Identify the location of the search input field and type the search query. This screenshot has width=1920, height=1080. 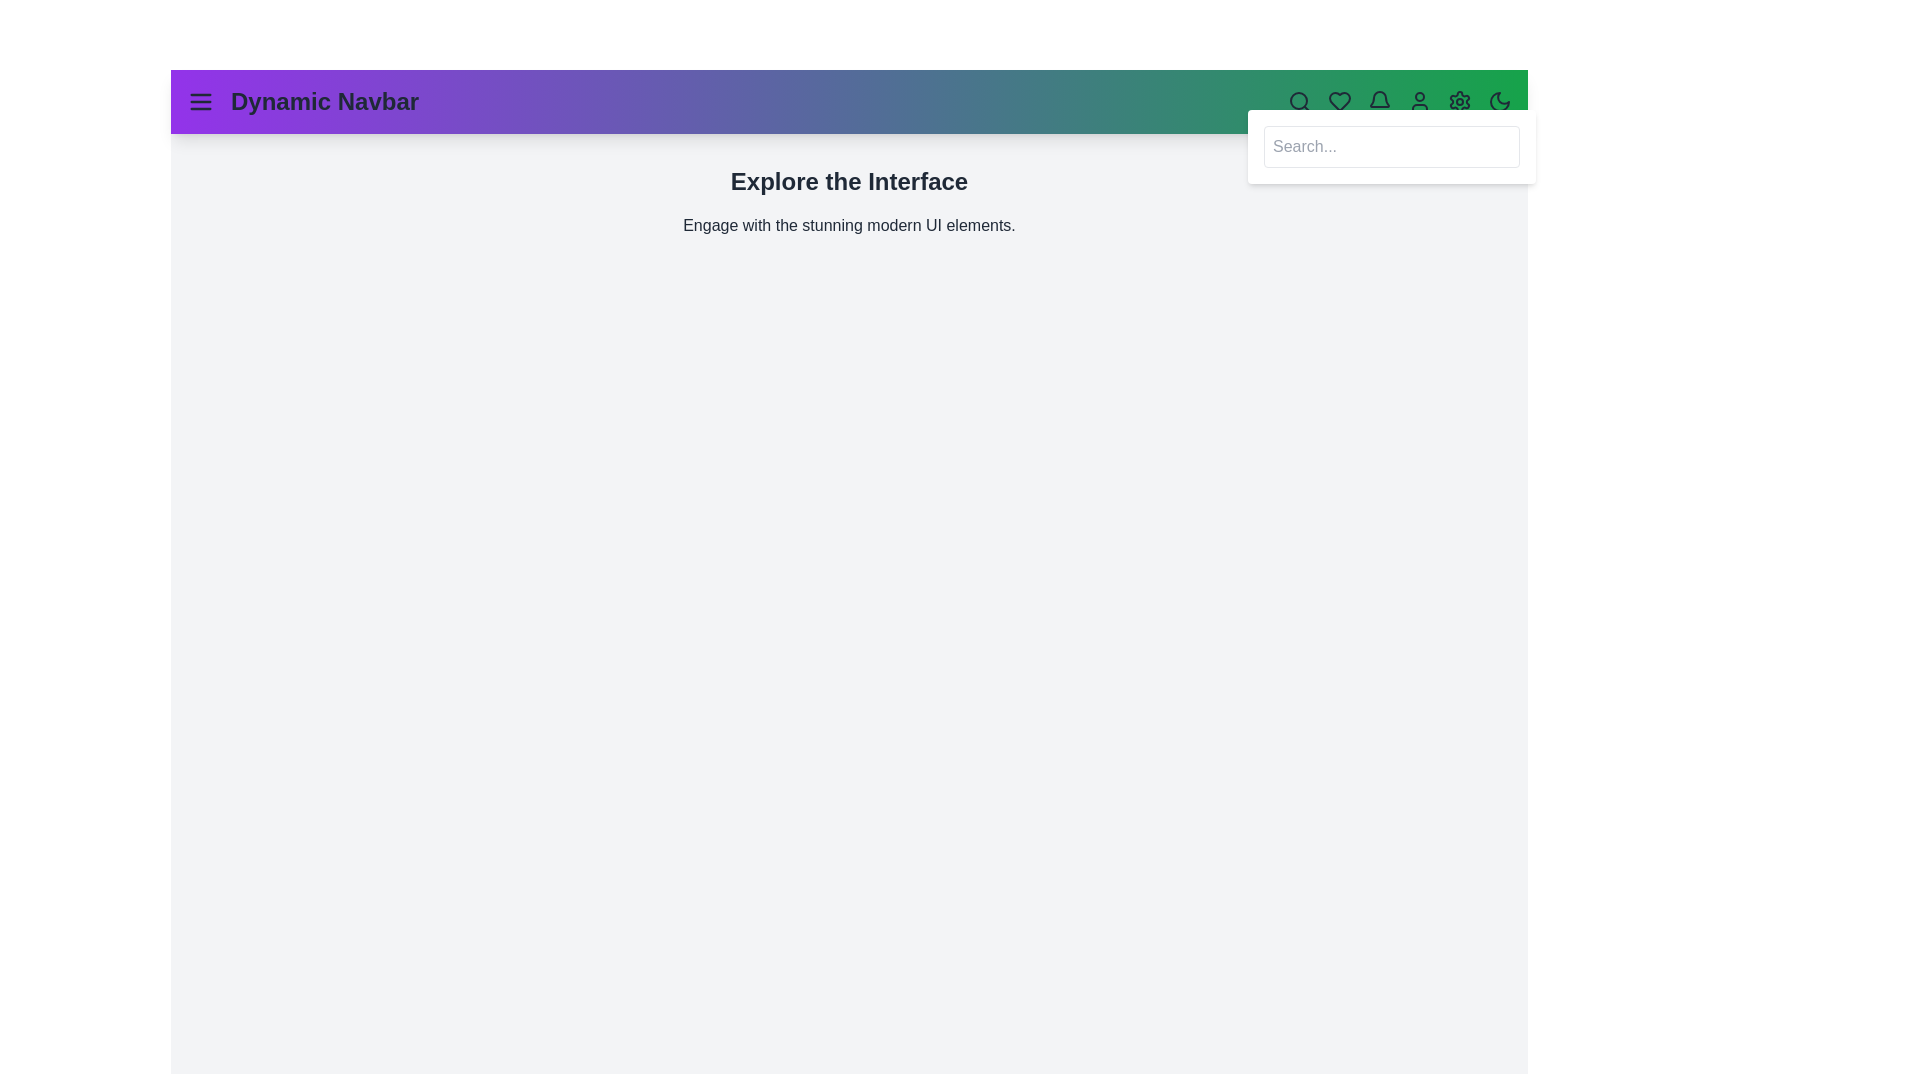
(1391, 145).